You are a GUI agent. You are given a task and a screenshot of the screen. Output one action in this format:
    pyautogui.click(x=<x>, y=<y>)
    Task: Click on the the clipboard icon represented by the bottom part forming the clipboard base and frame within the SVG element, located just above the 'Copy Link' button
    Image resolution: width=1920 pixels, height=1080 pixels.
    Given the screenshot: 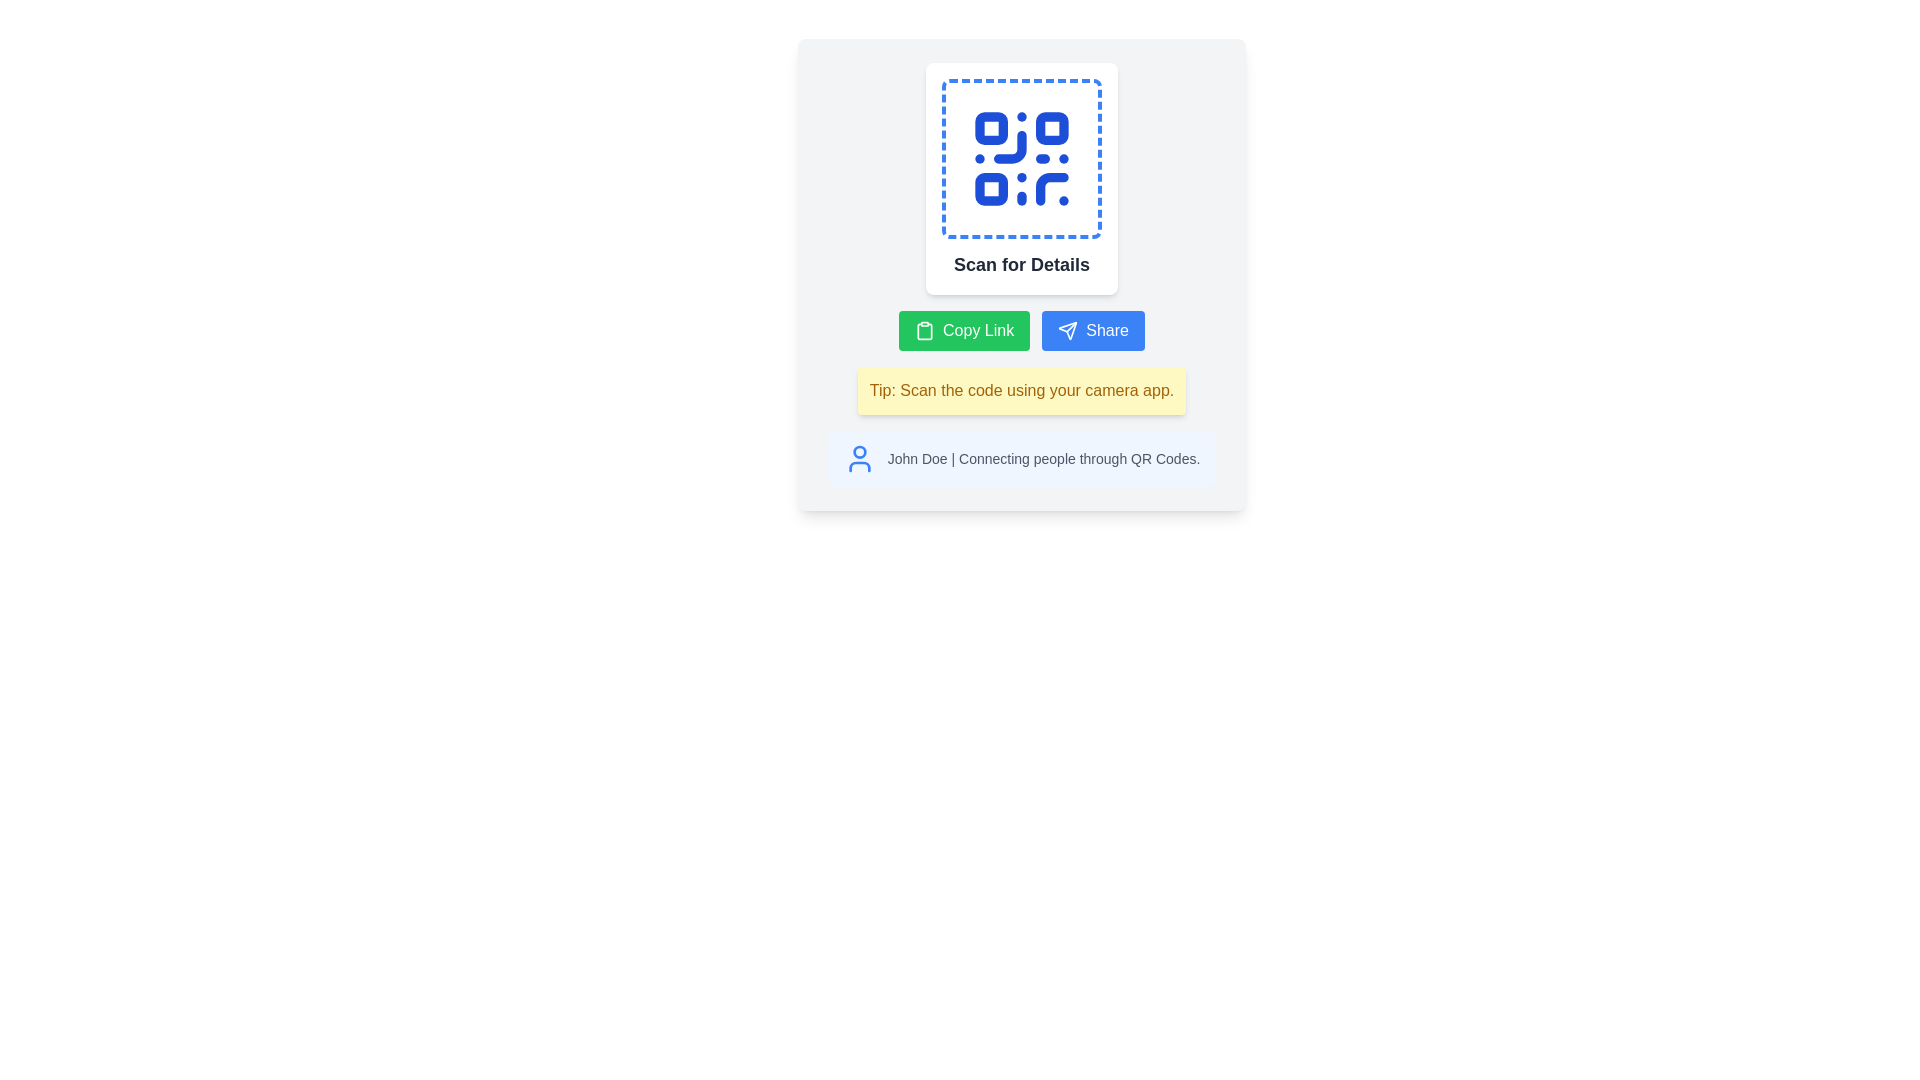 What is the action you would take?
    pyautogui.click(x=924, y=330)
    